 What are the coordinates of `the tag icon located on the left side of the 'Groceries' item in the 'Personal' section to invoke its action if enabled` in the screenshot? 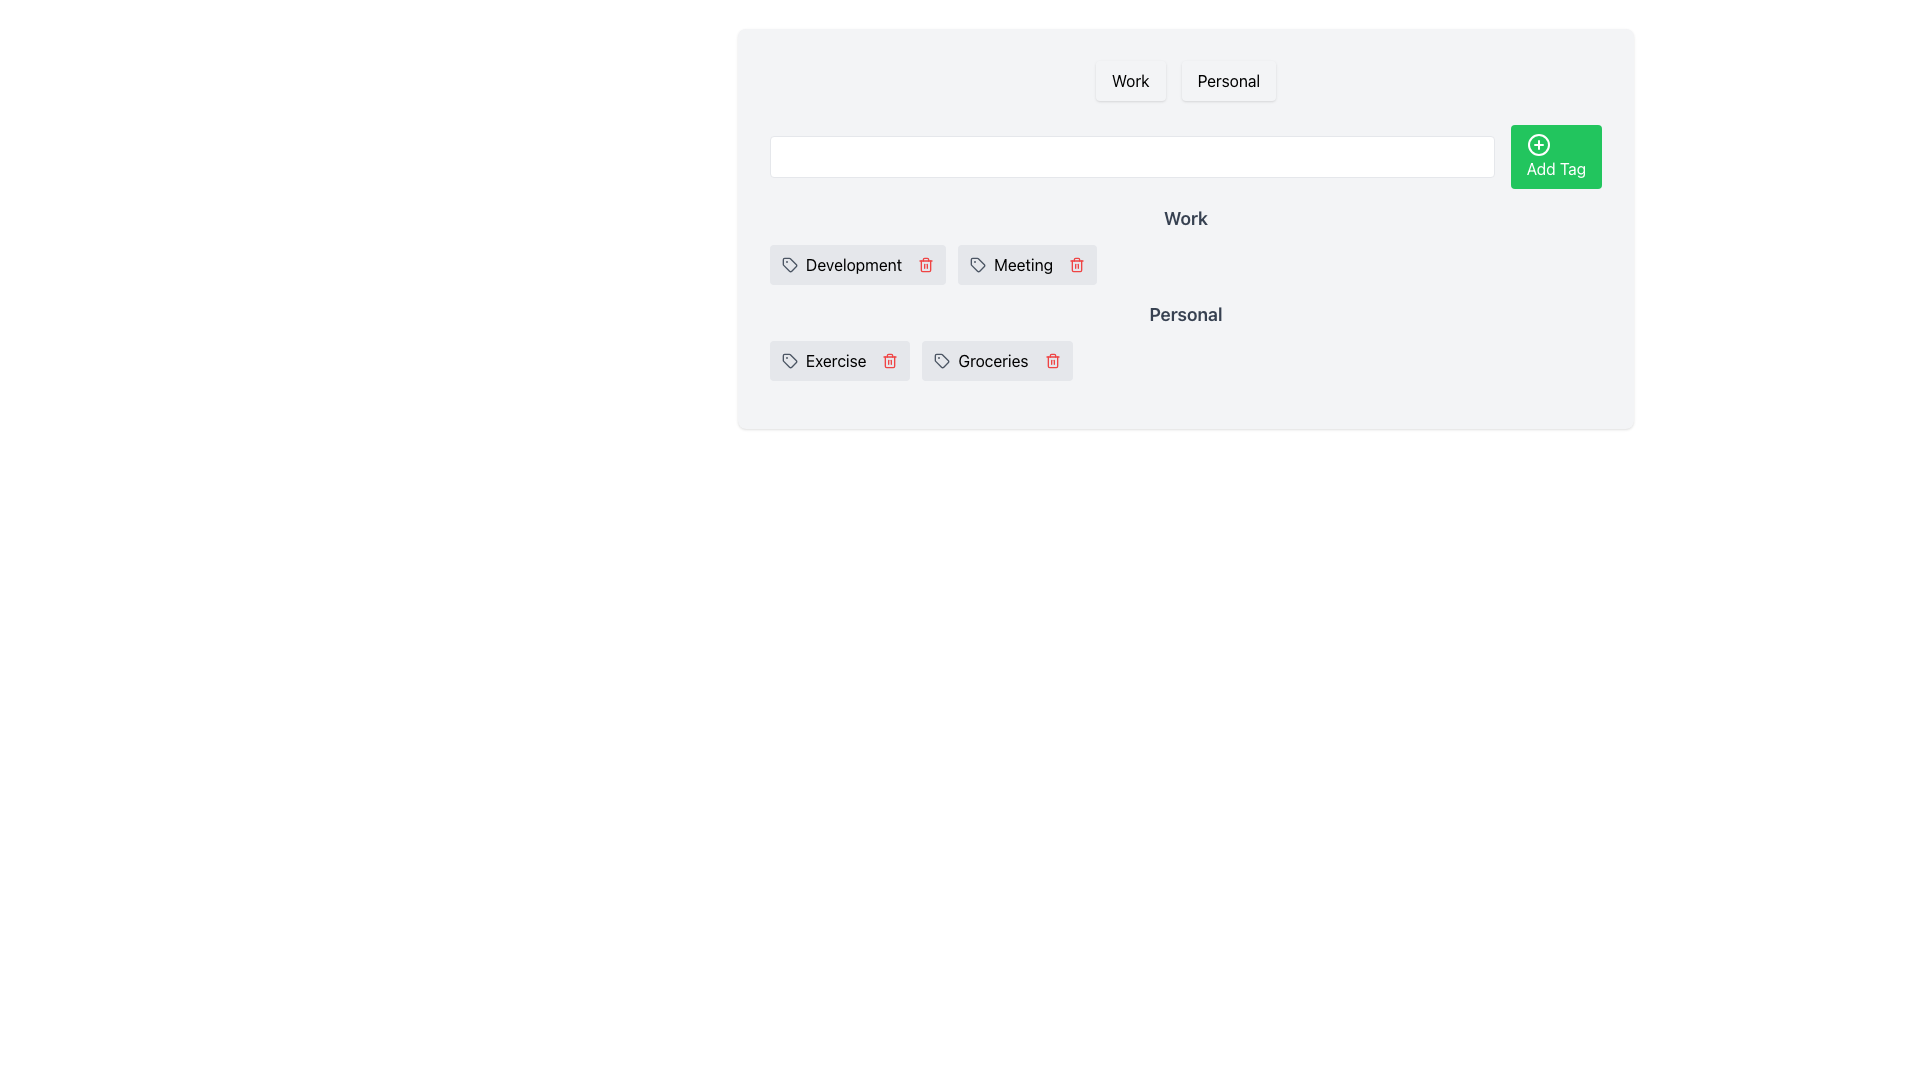 It's located at (940, 358).